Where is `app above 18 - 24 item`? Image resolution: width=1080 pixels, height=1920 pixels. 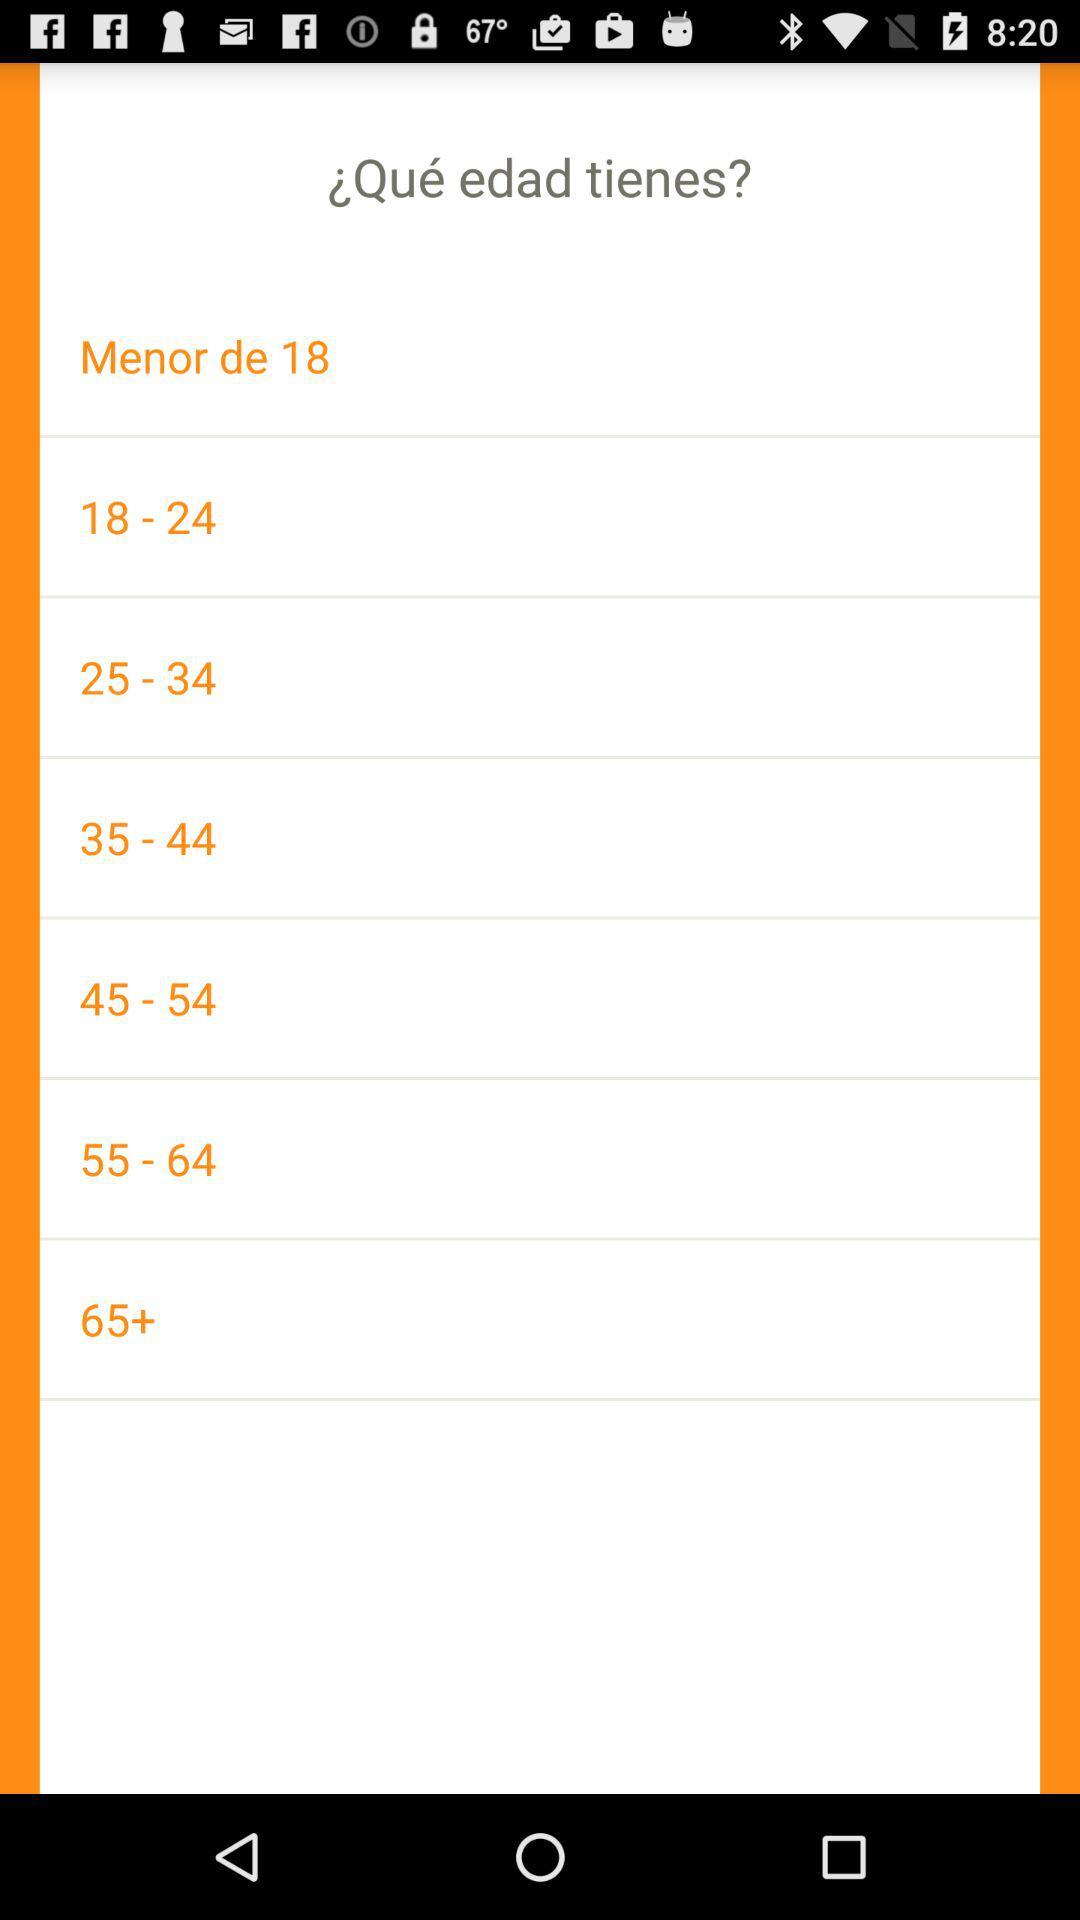
app above 18 - 24 item is located at coordinates (540, 356).